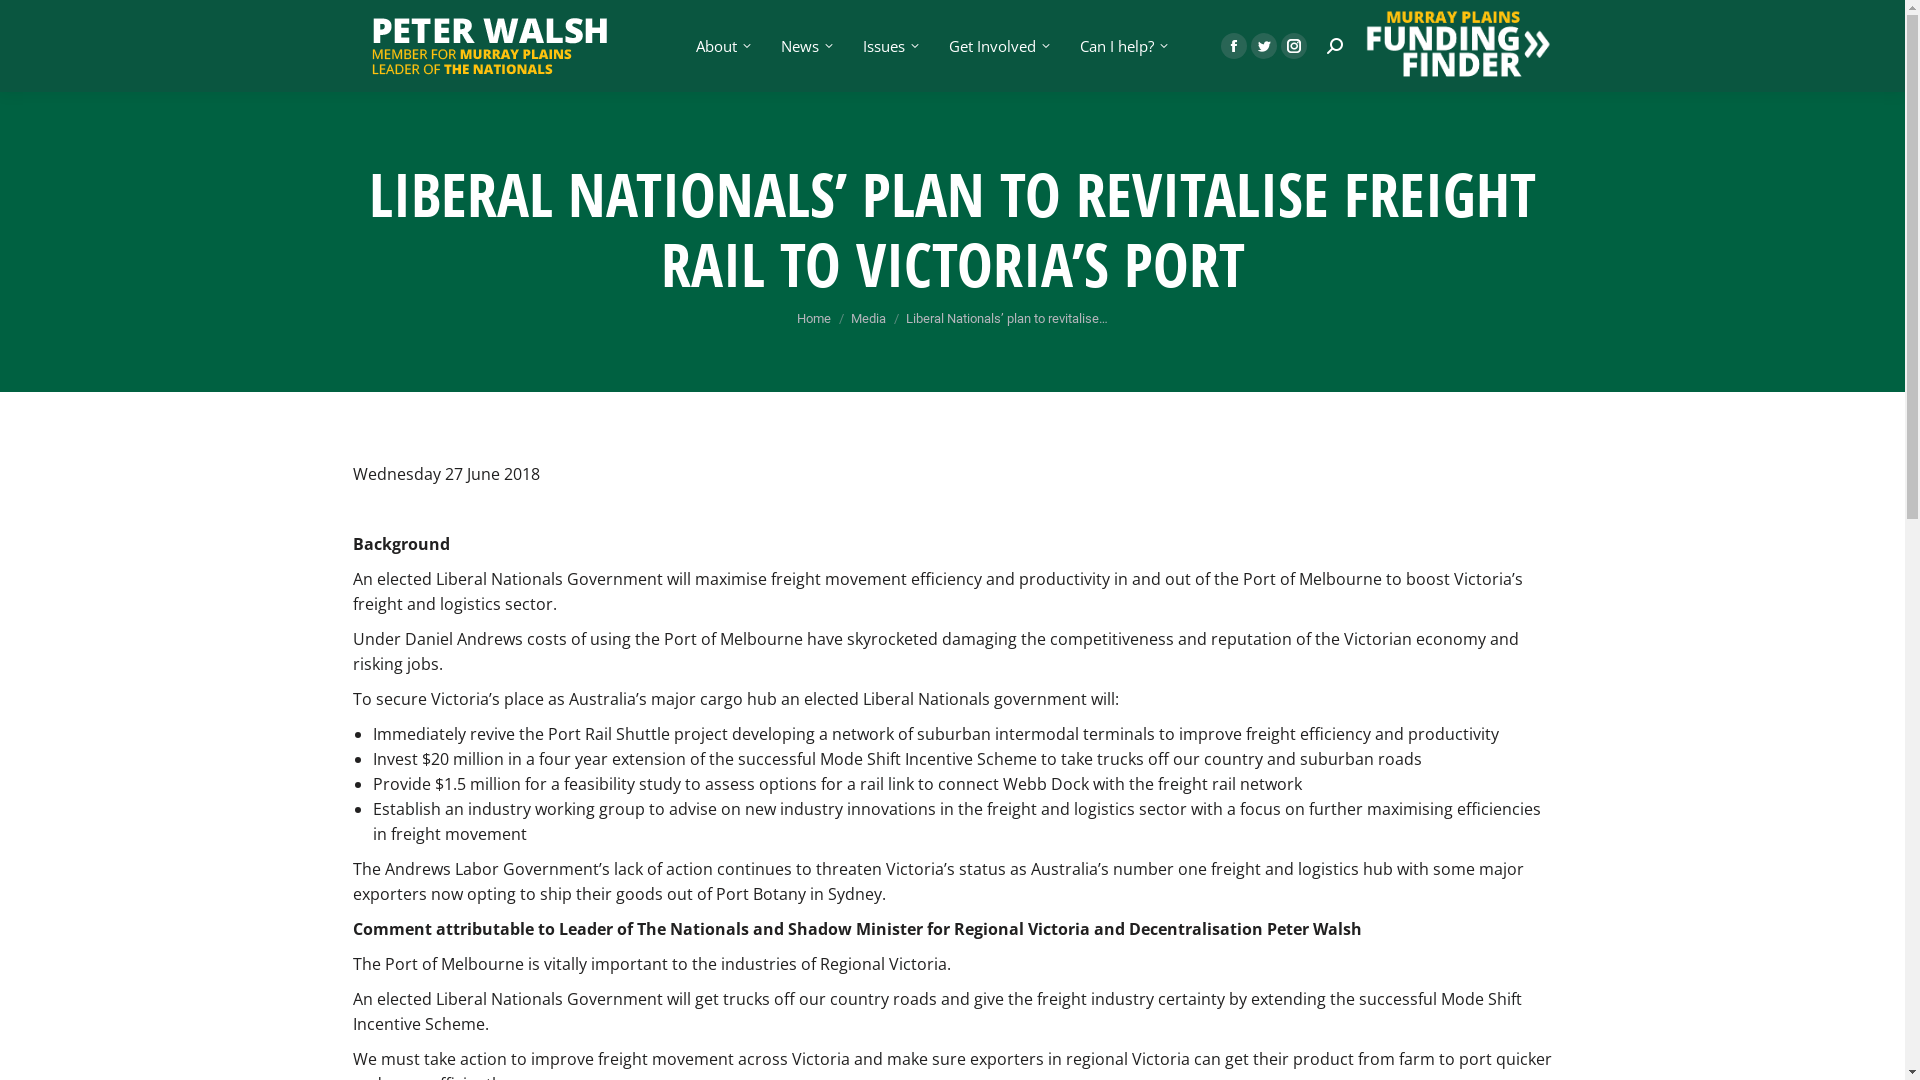  What do you see at coordinates (805, 45) in the screenshot?
I see `'News'` at bounding box center [805, 45].